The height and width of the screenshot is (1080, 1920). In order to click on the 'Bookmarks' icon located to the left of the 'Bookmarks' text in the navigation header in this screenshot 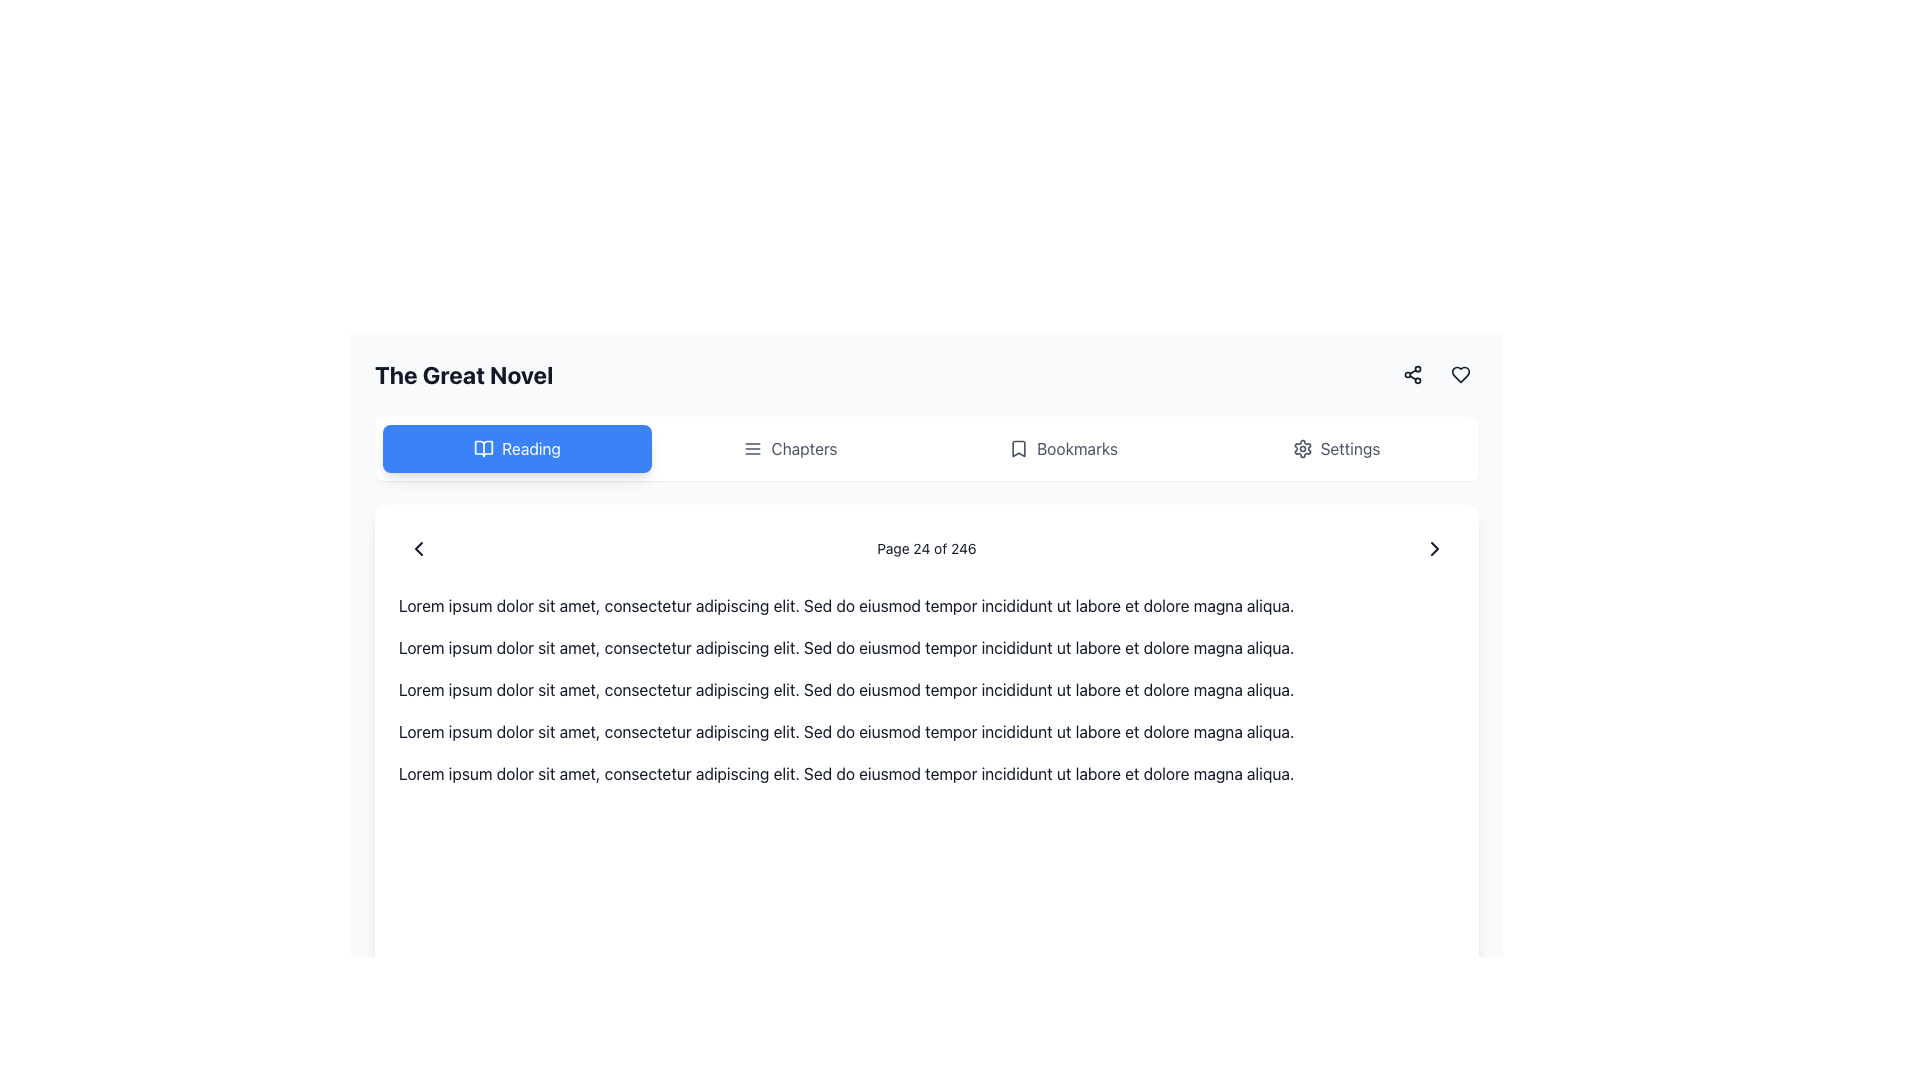, I will do `click(1019, 447)`.